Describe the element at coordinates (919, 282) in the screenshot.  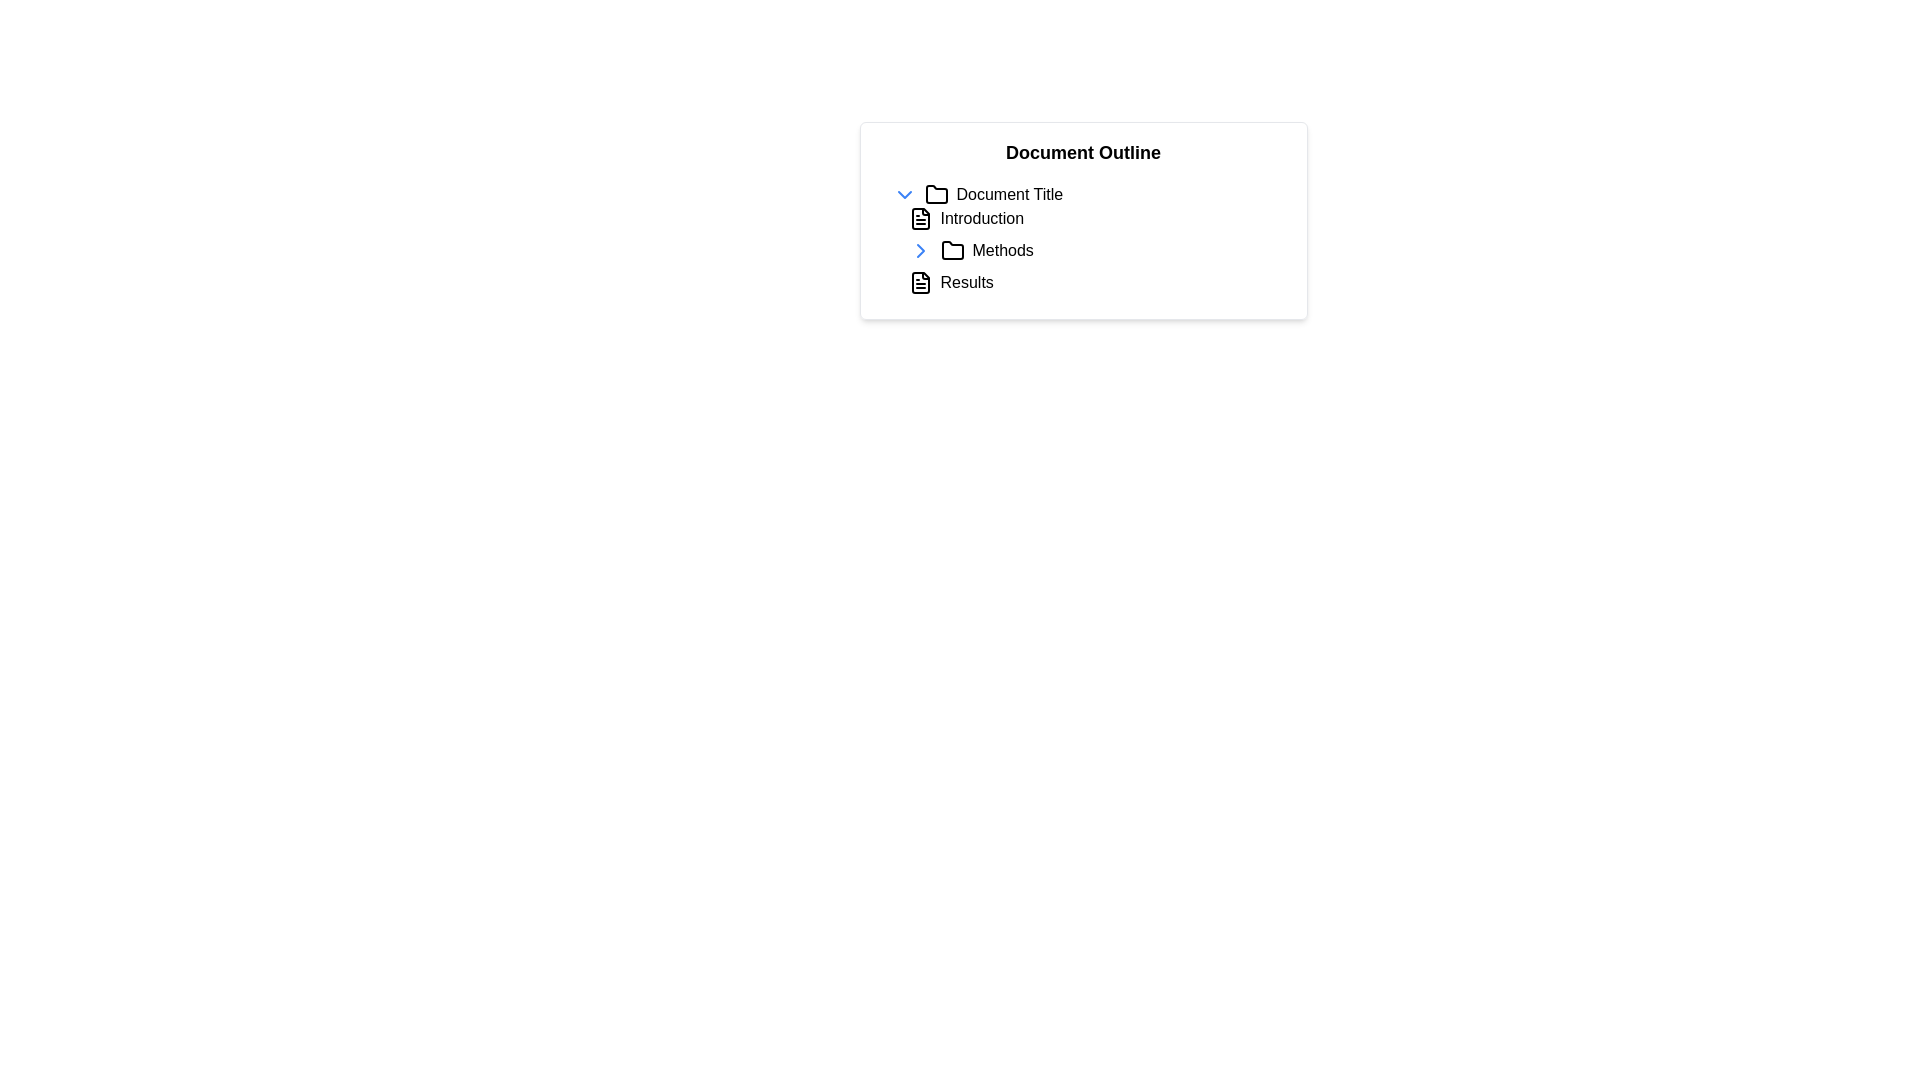
I see `the small document icon located to the left of the 'Results' label, which features a stroke-based design and current-color fill` at that location.